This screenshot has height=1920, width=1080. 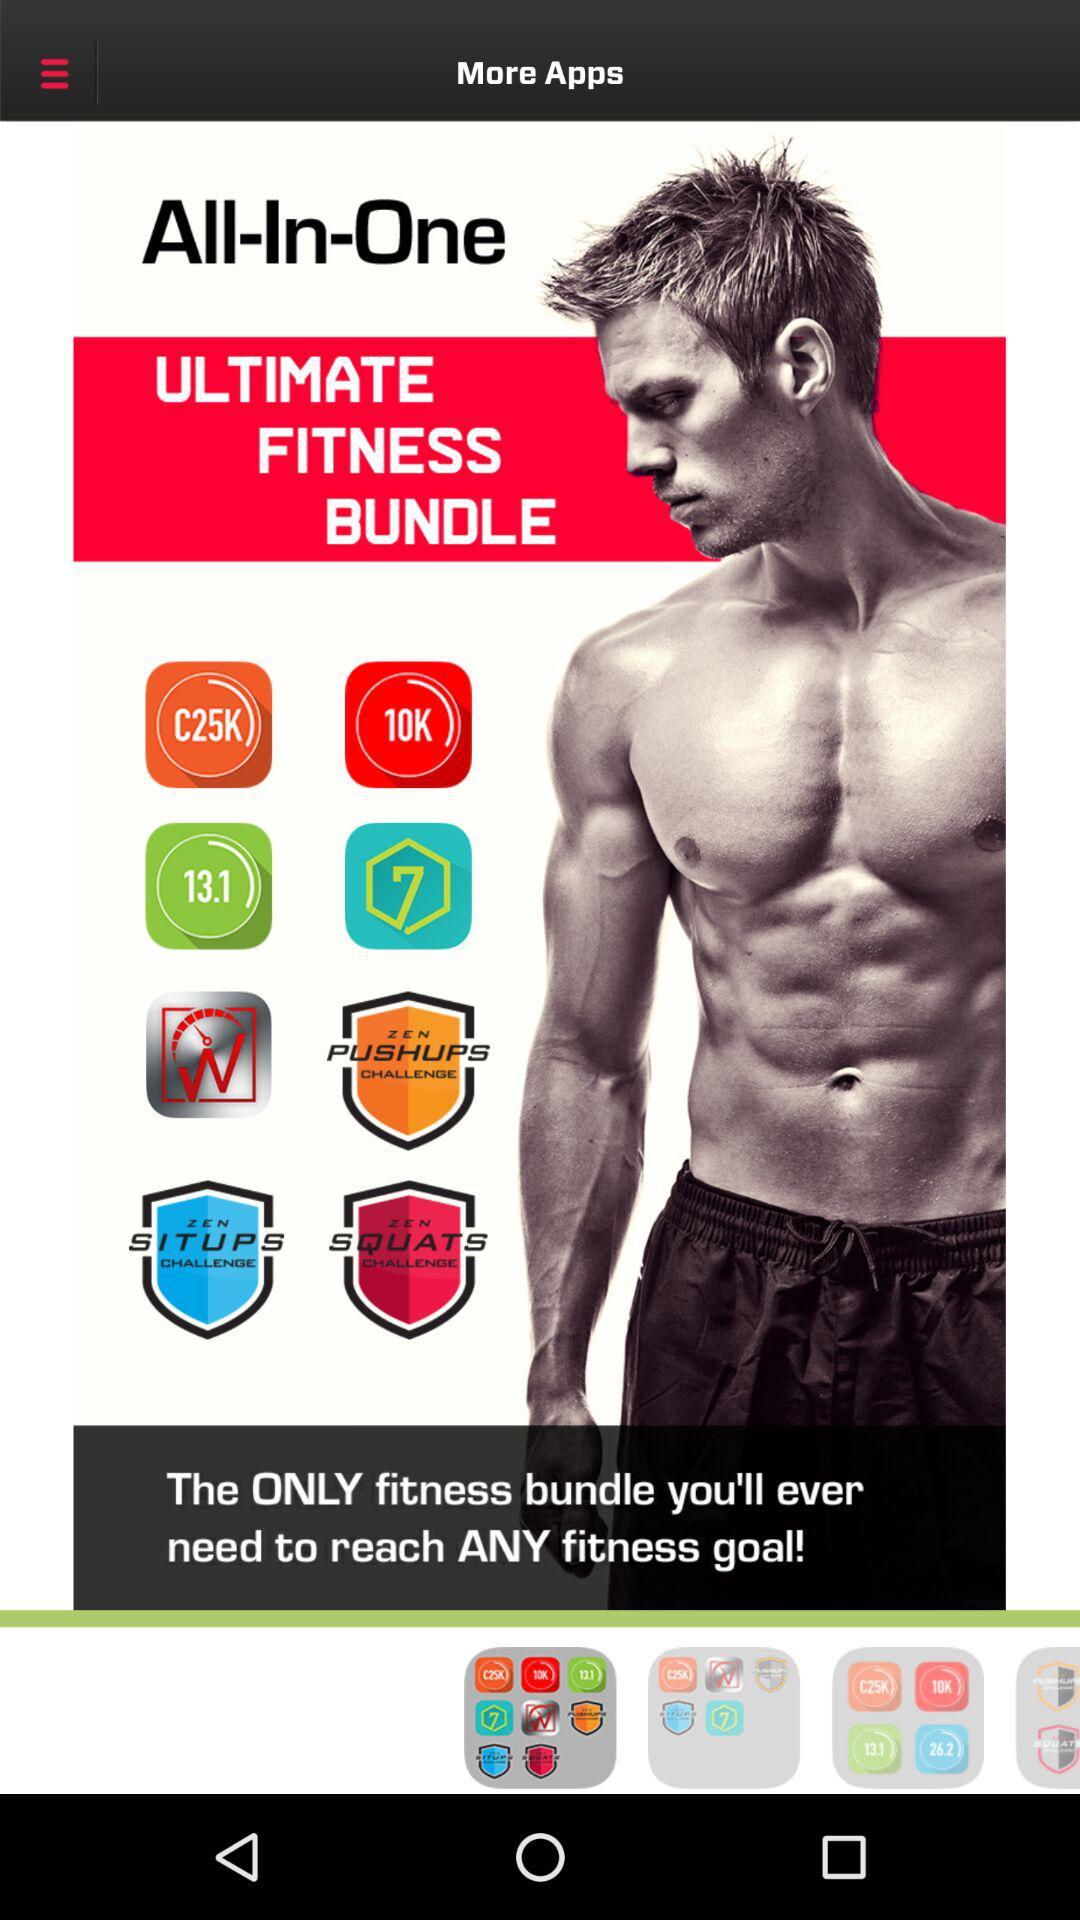 What do you see at coordinates (407, 1258) in the screenshot?
I see `any widget with fitness information` at bounding box center [407, 1258].